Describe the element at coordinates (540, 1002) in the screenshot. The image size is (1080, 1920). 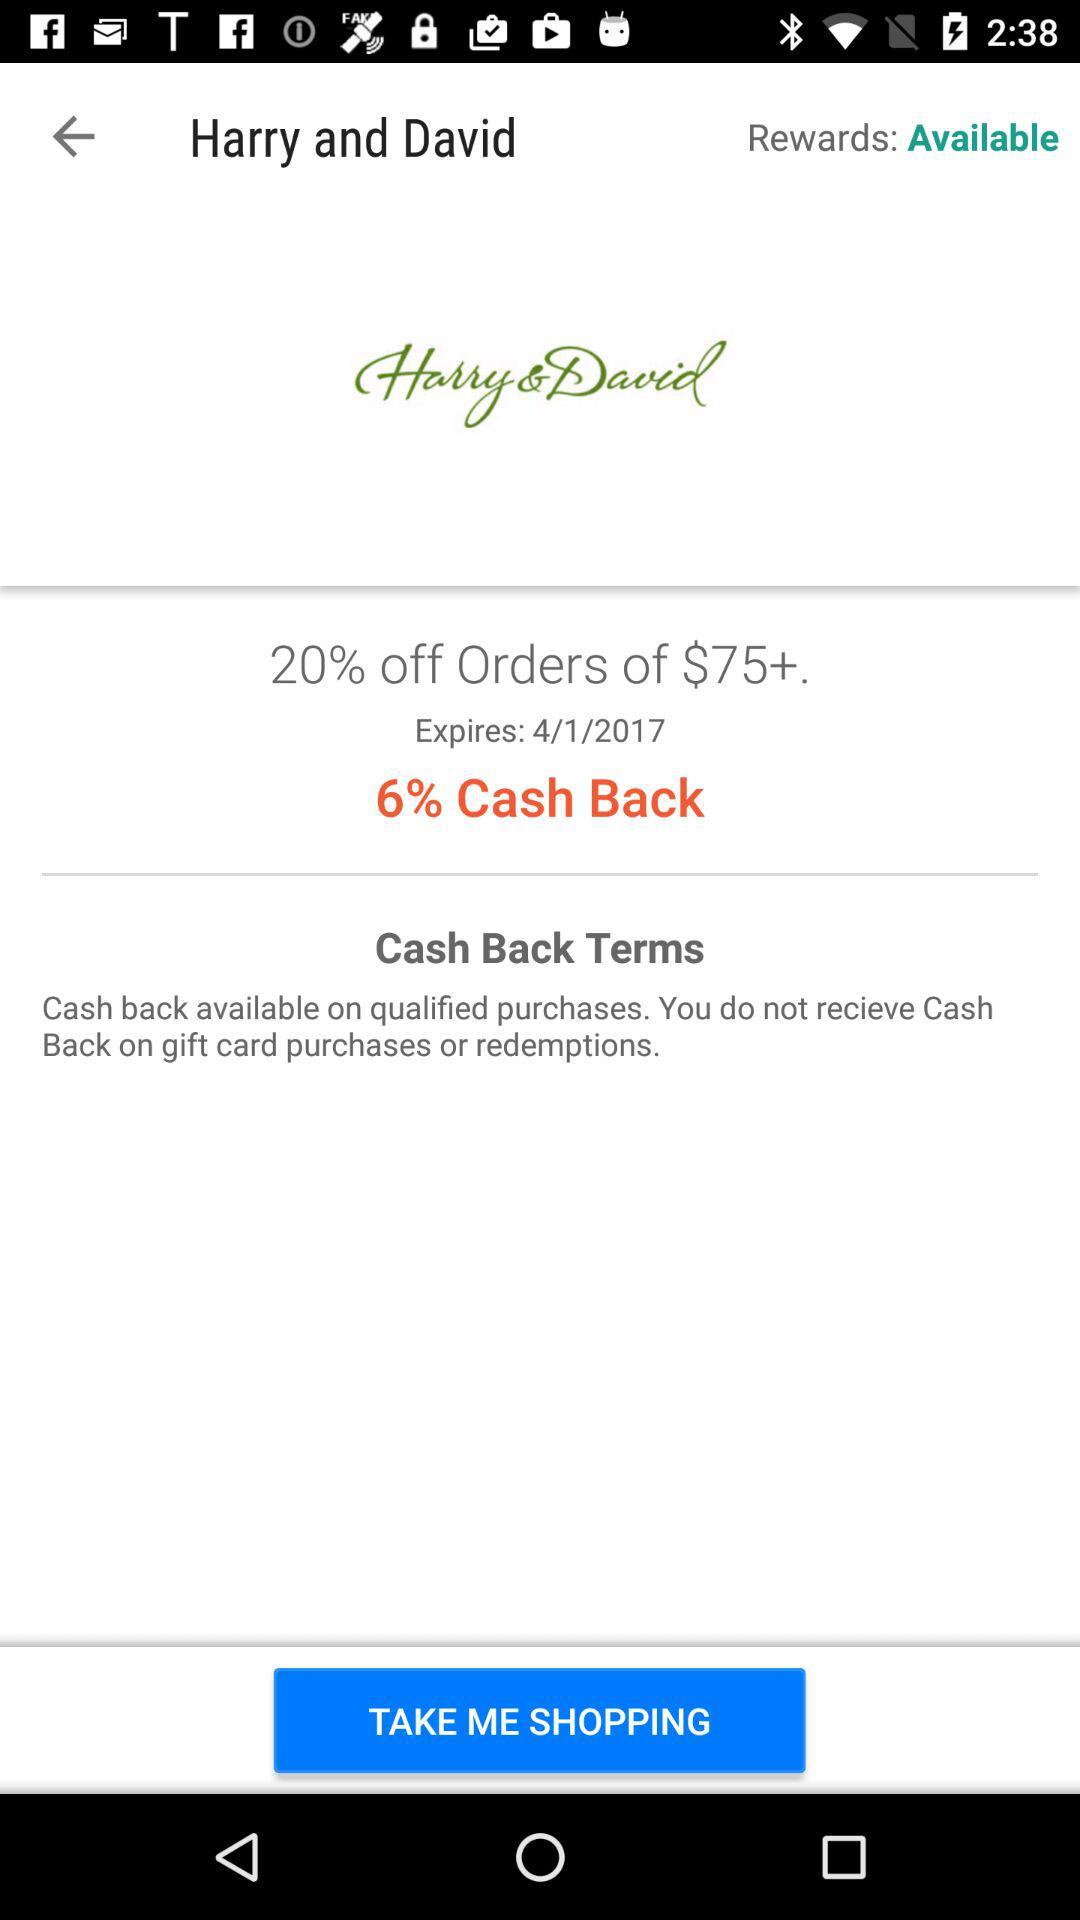
I see `rewards available shop now` at that location.